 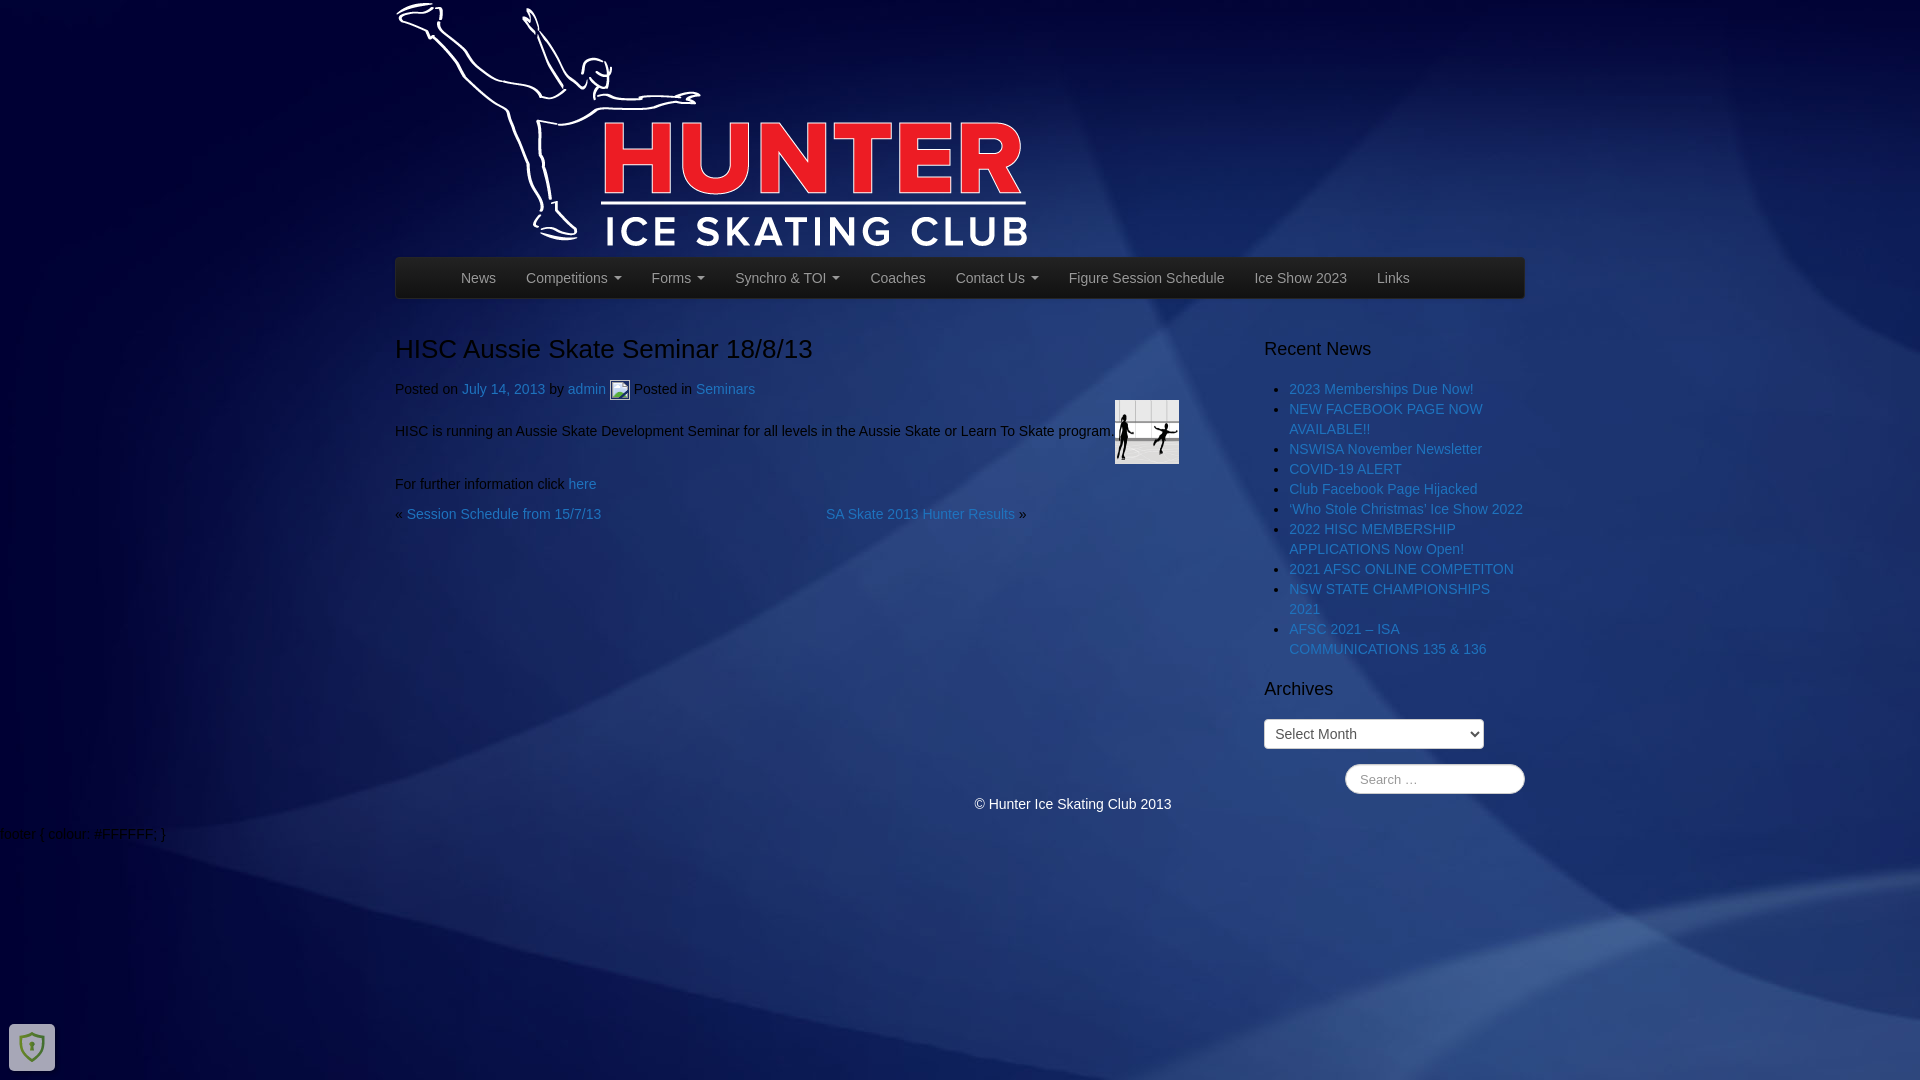 What do you see at coordinates (505, 389) in the screenshot?
I see `'July 14, 2013'` at bounding box center [505, 389].